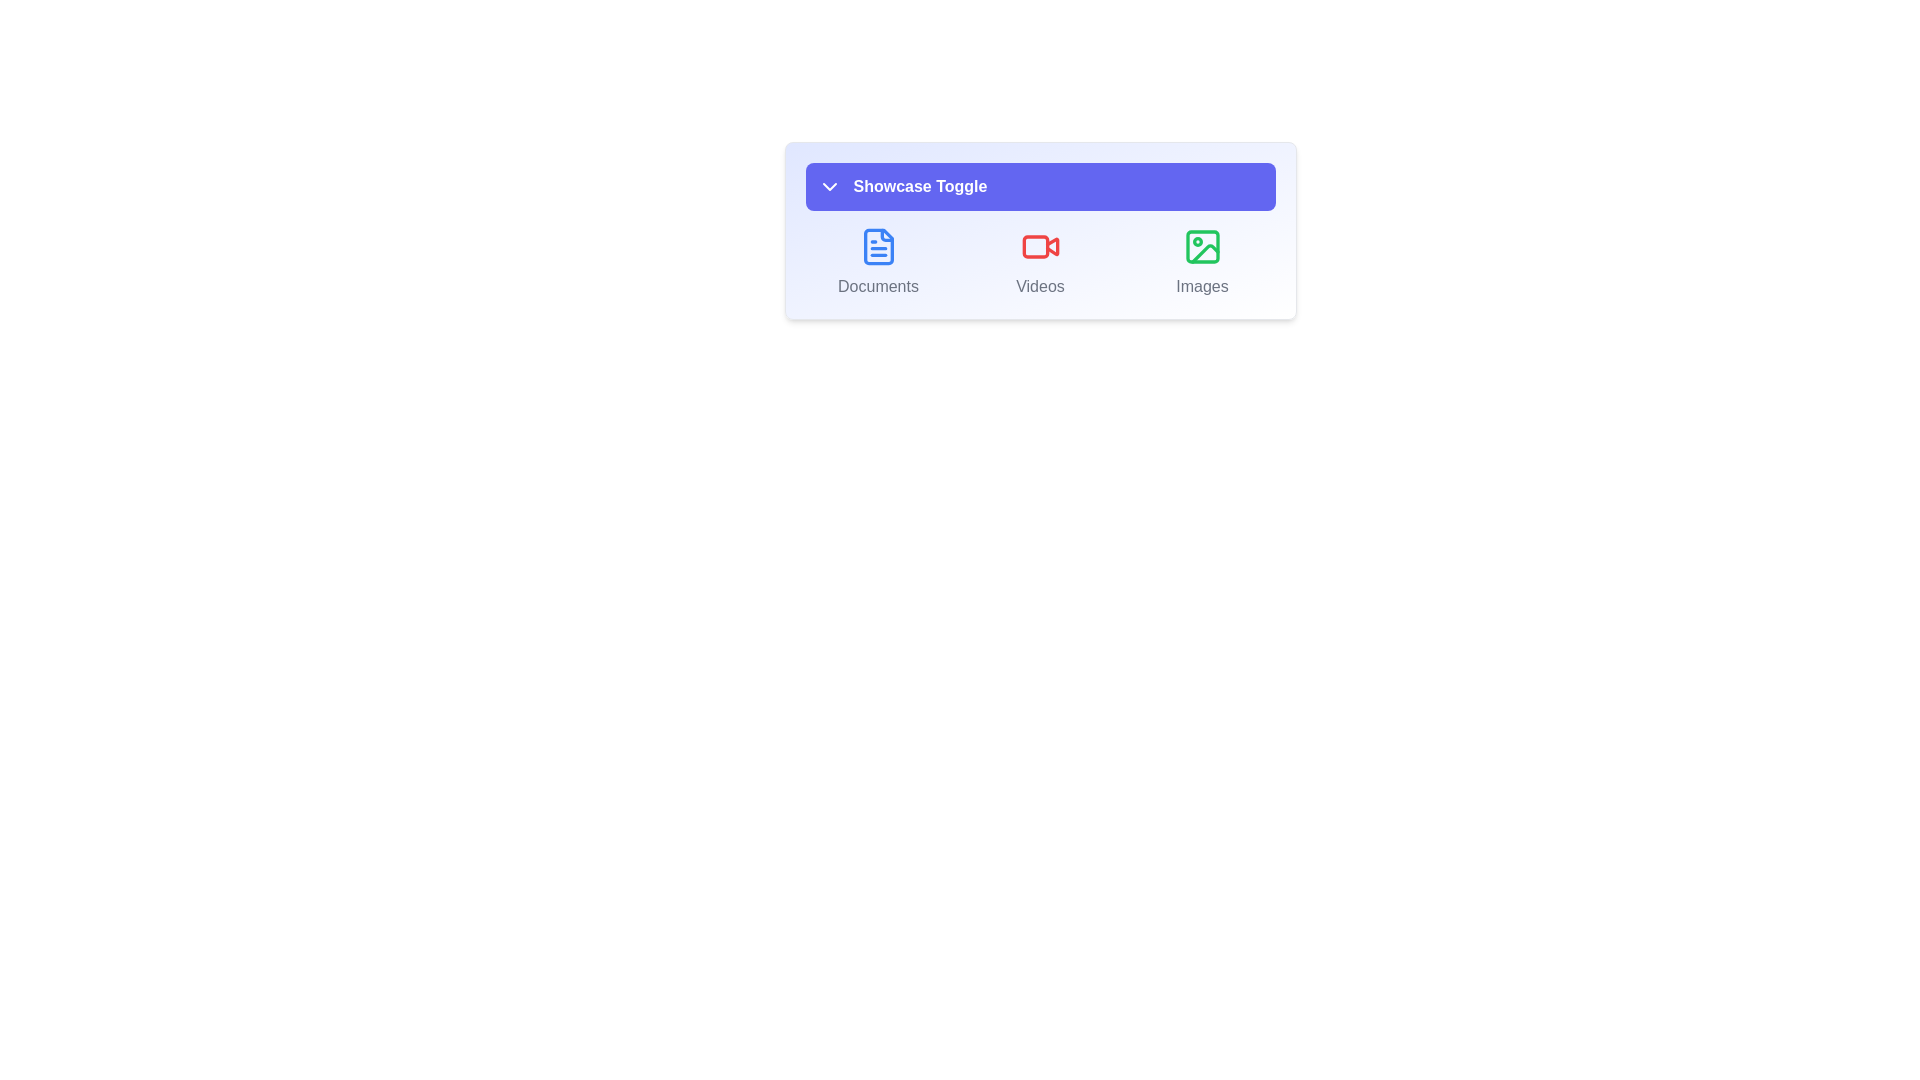  What do you see at coordinates (901, 186) in the screenshot?
I see `the 'Showcase Toggle' text label with a downward arrow icon` at bounding box center [901, 186].